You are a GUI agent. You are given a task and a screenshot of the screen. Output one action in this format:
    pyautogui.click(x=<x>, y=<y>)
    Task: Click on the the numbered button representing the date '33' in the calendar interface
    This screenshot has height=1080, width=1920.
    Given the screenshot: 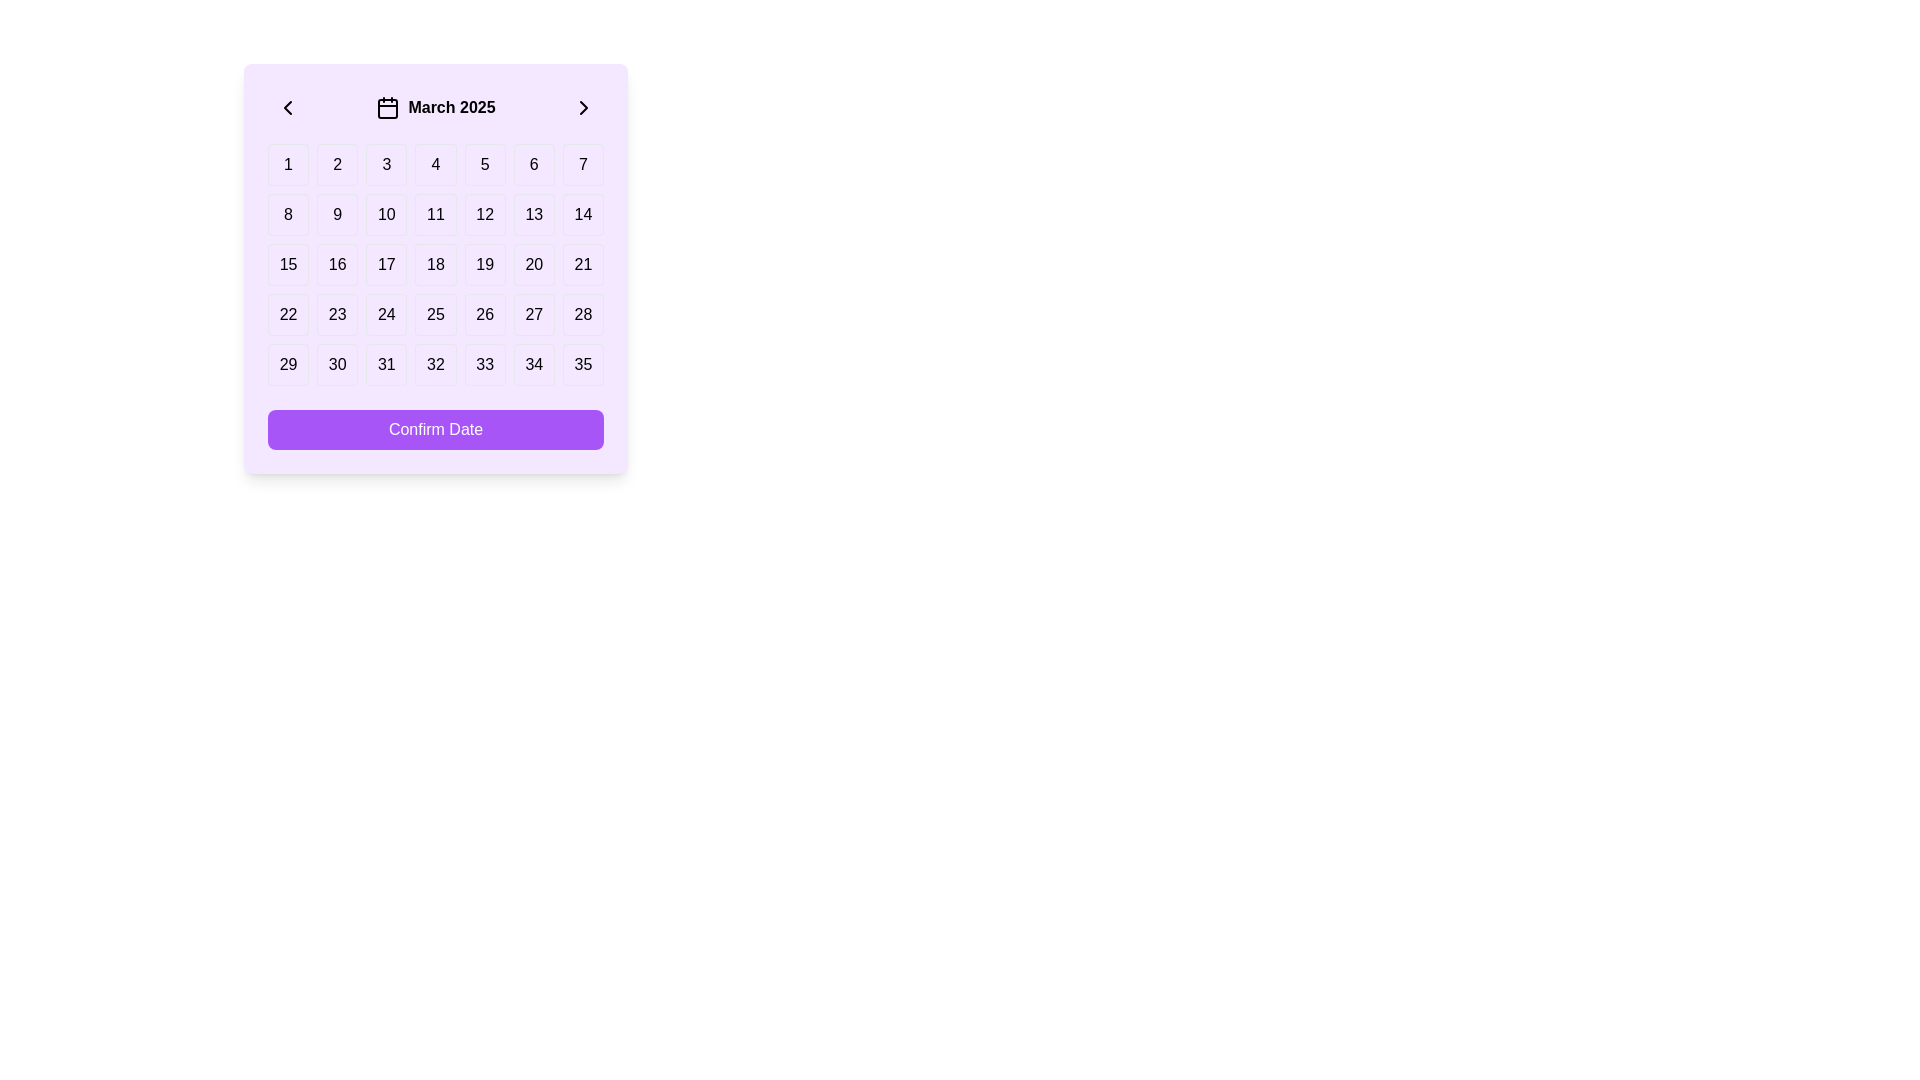 What is the action you would take?
    pyautogui.click(x=484, y=365)
    